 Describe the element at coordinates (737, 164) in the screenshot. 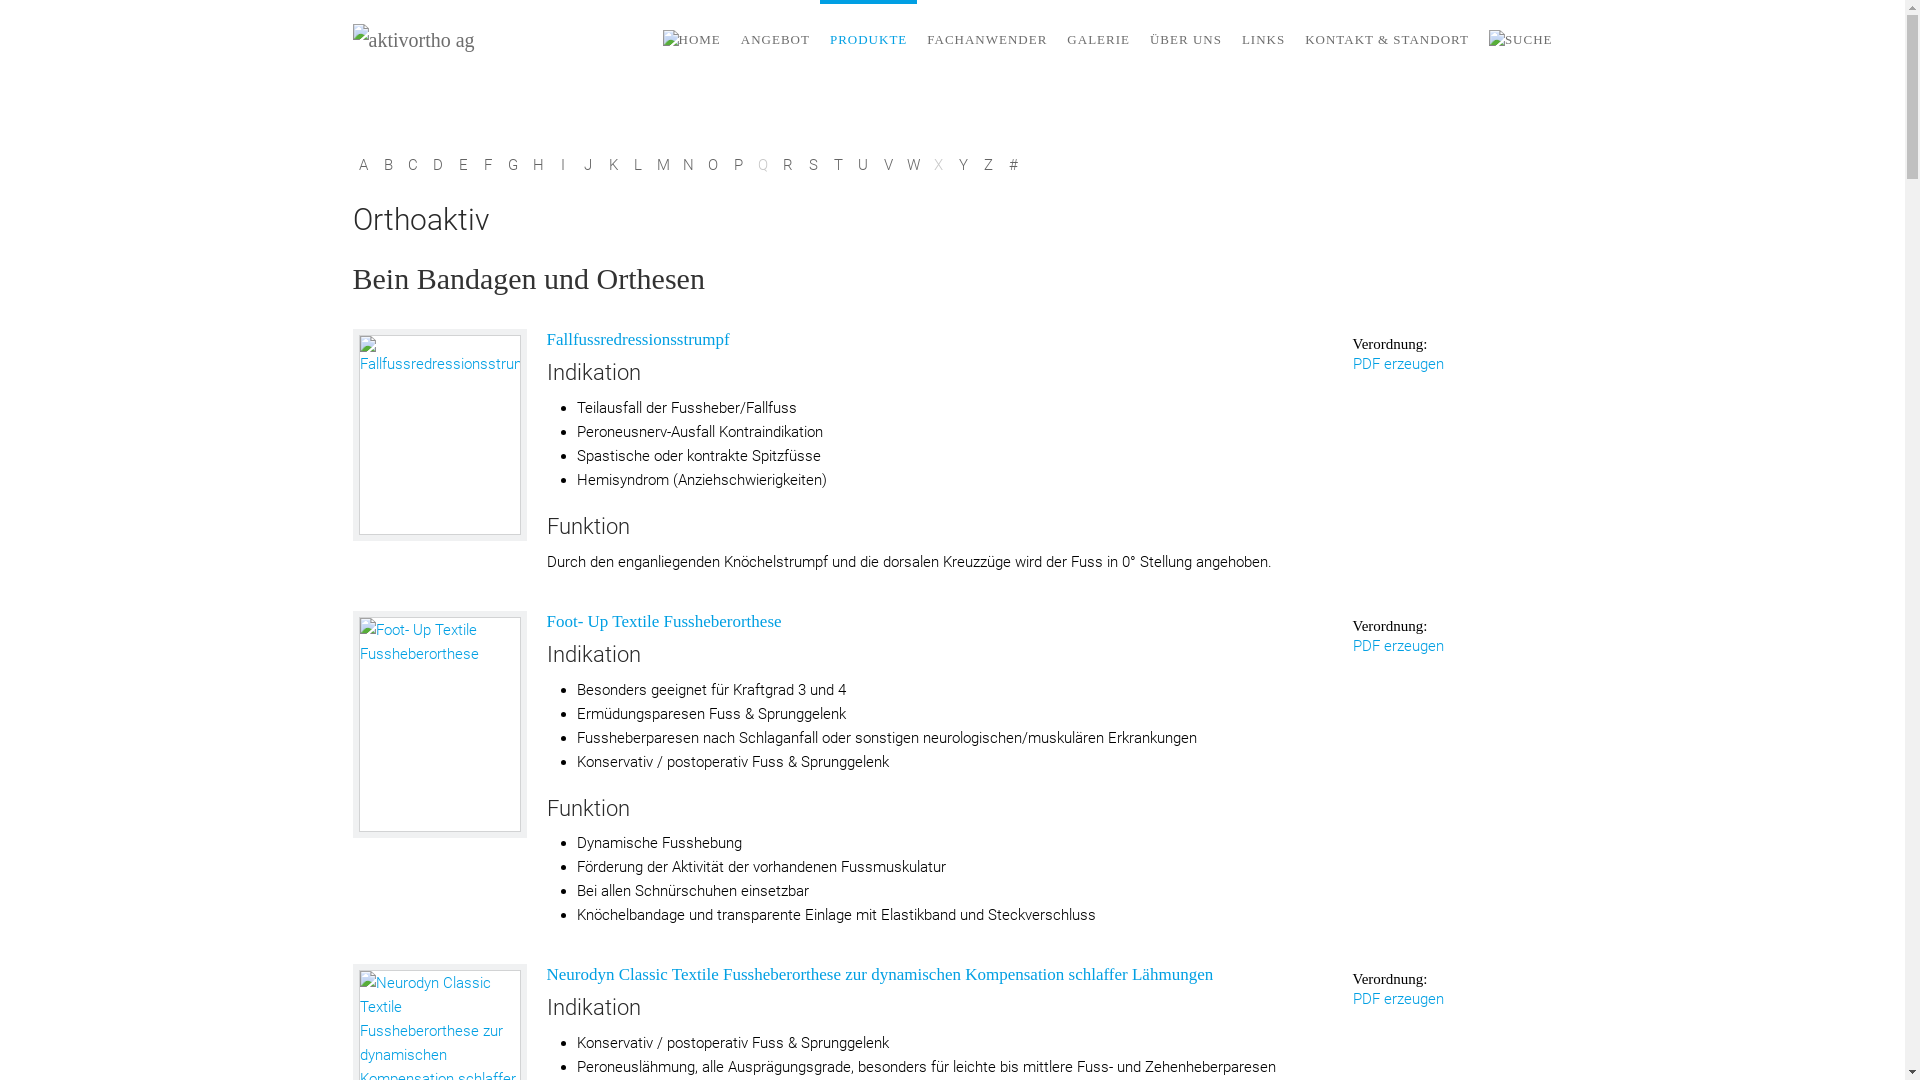

I see `'P'` at that location.